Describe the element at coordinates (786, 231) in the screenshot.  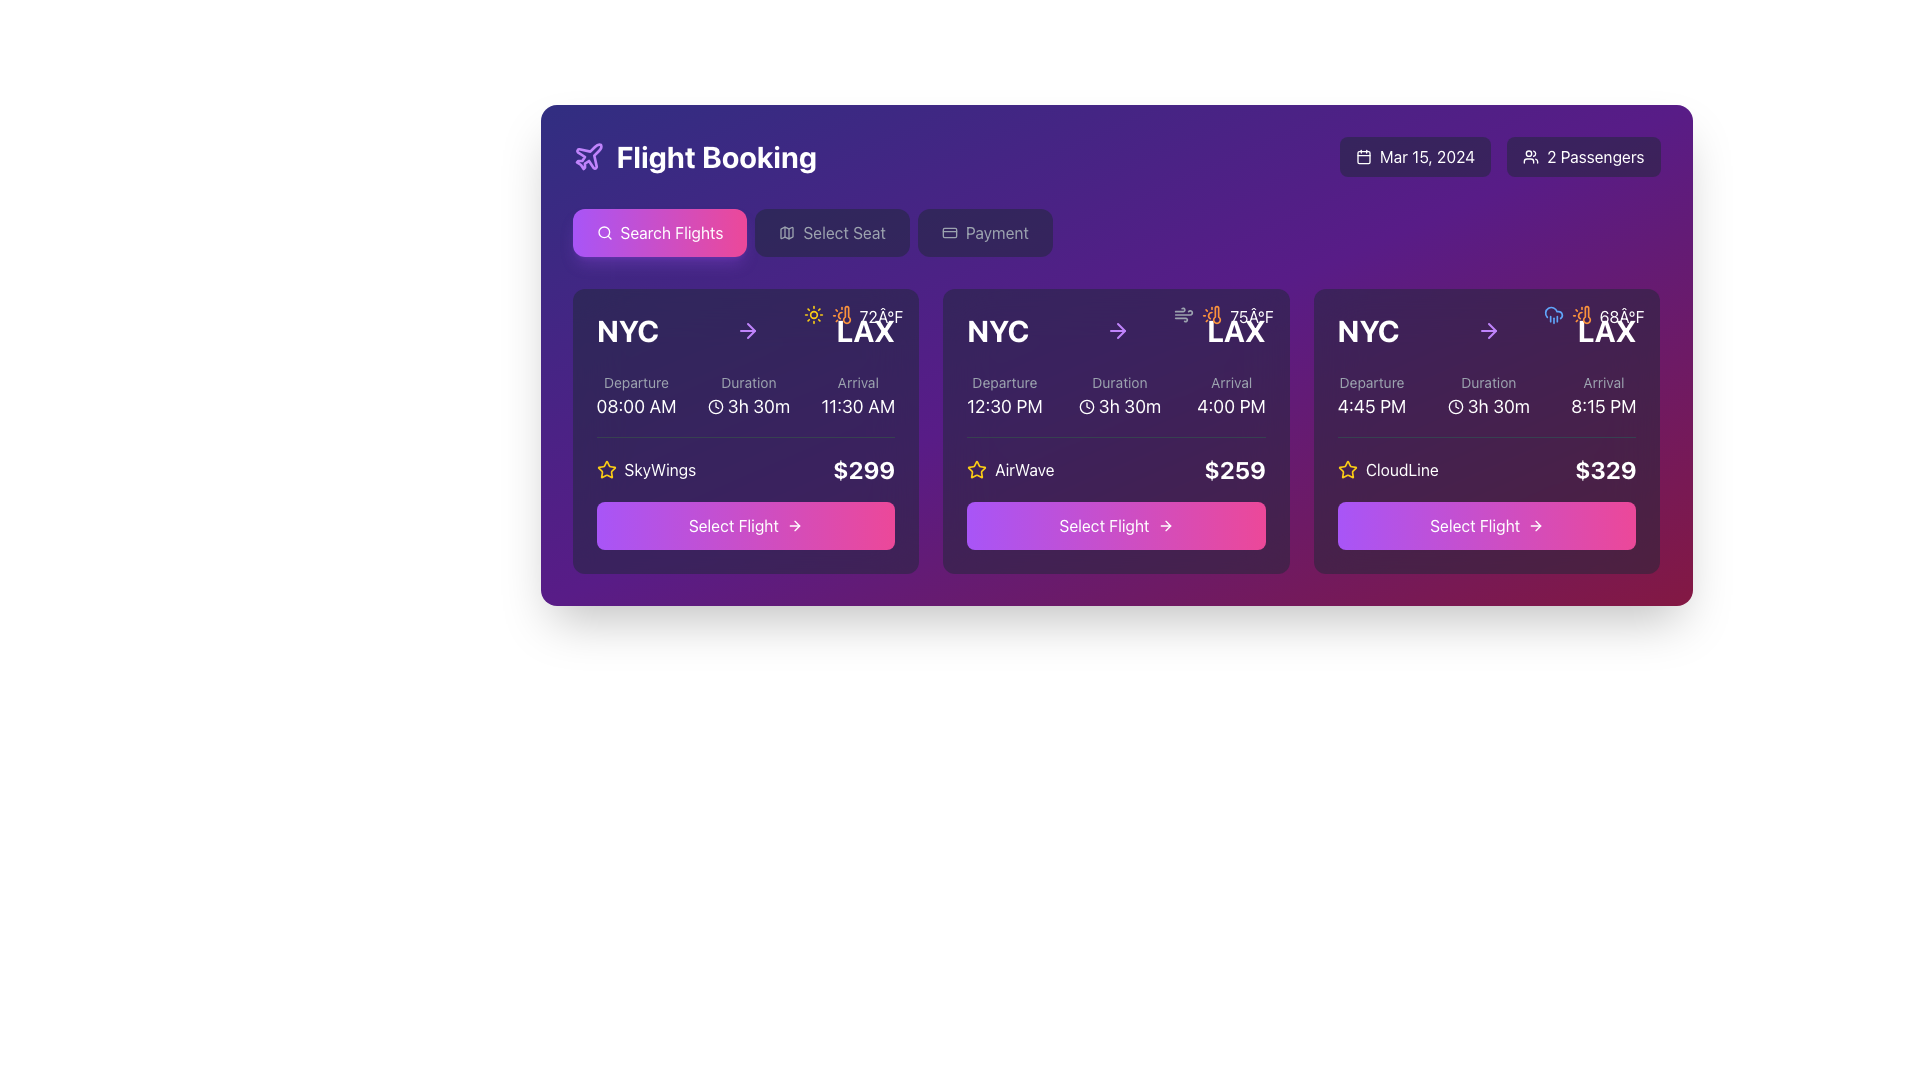
I see `the small icon featuring a geometric design that resembles a folded map, located near the top left corner of the interface next to the 'Flight Booking' title` at that location.